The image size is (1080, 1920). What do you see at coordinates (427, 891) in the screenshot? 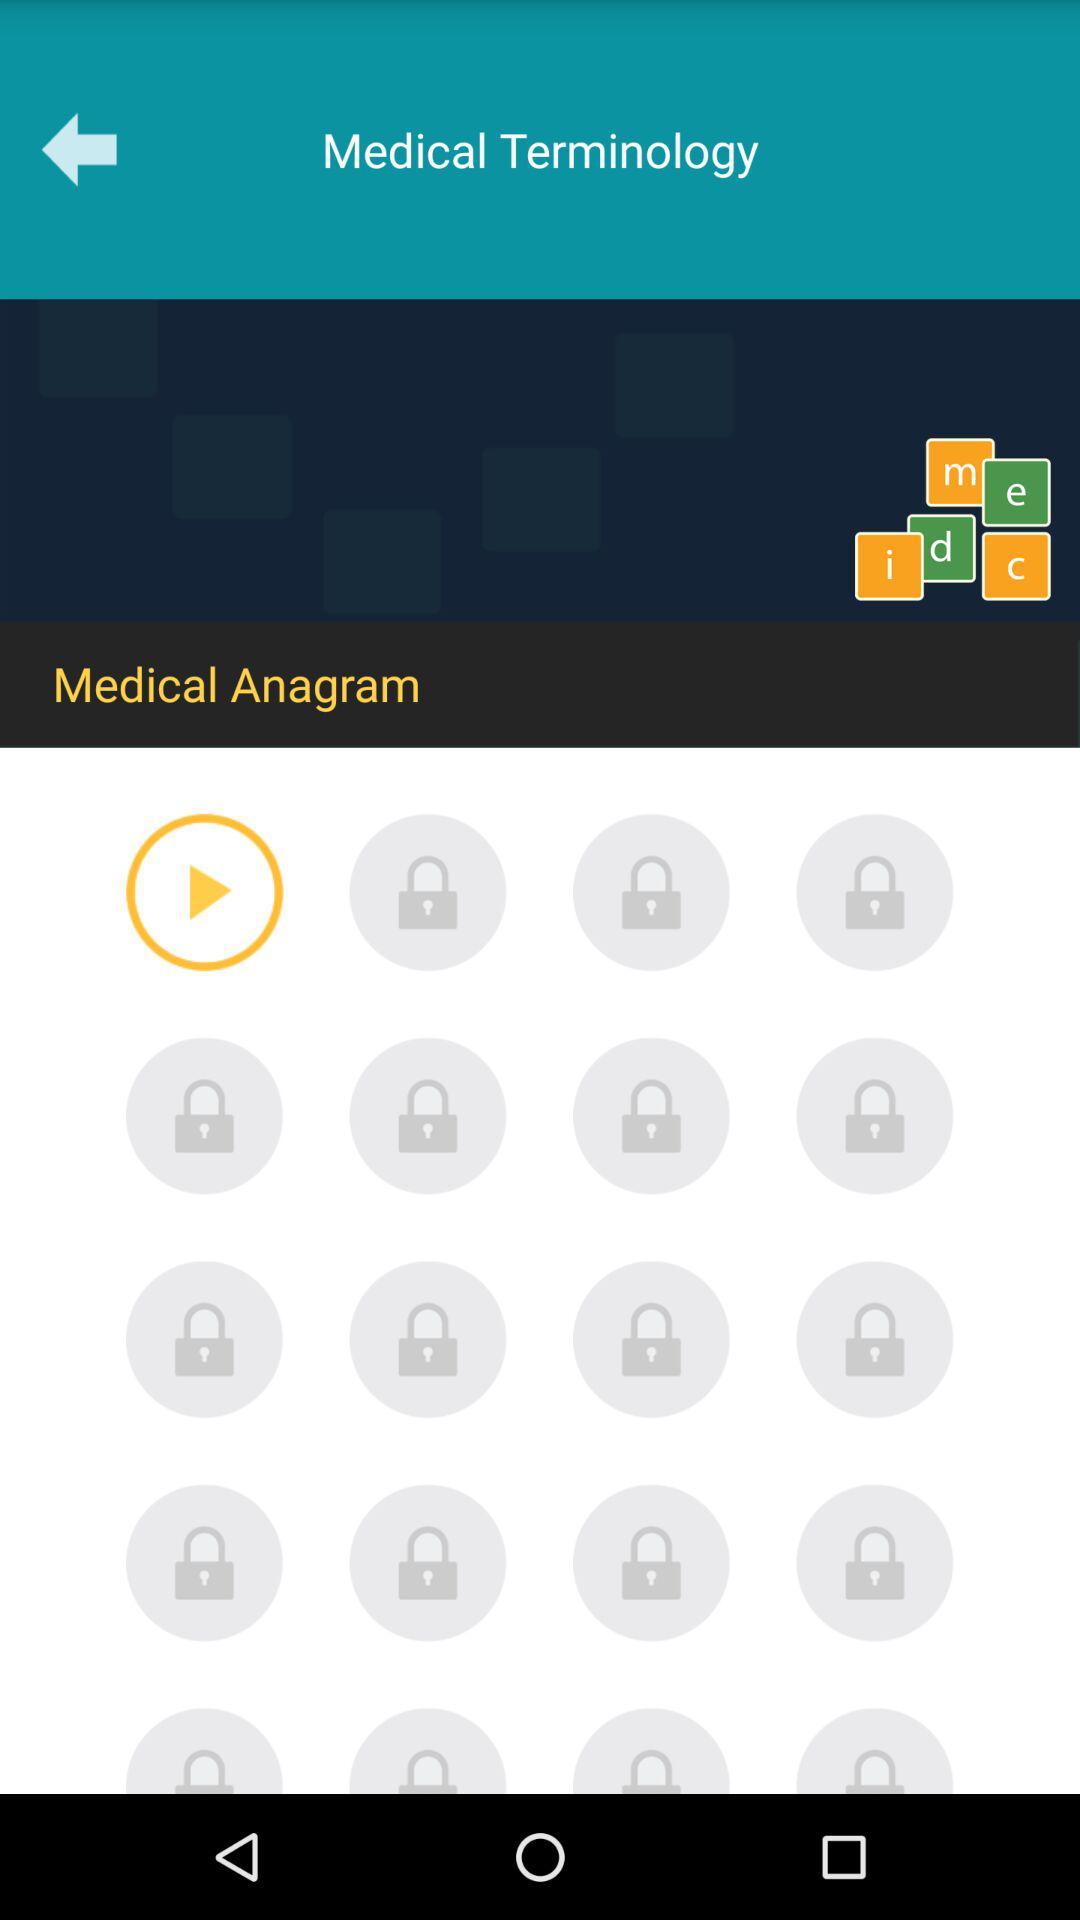
I see `unlock item` at bounding box center [427, 891].